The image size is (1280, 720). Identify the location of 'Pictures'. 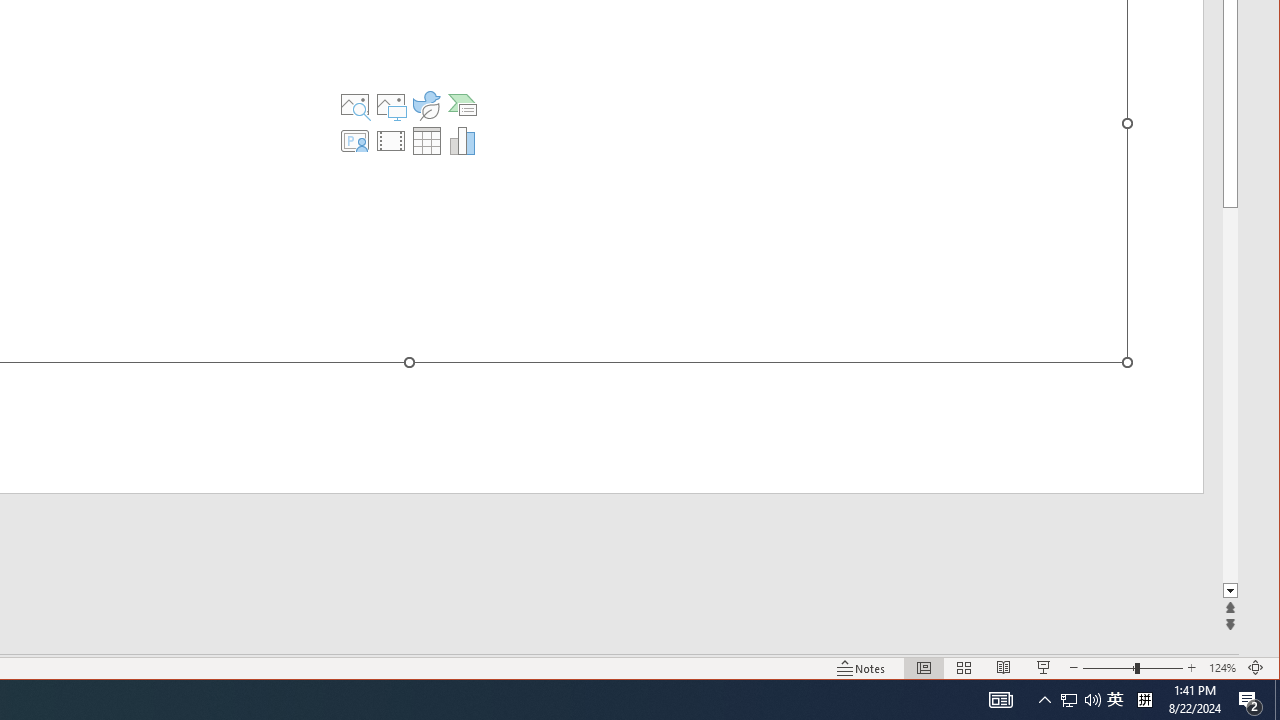
(391, 105).